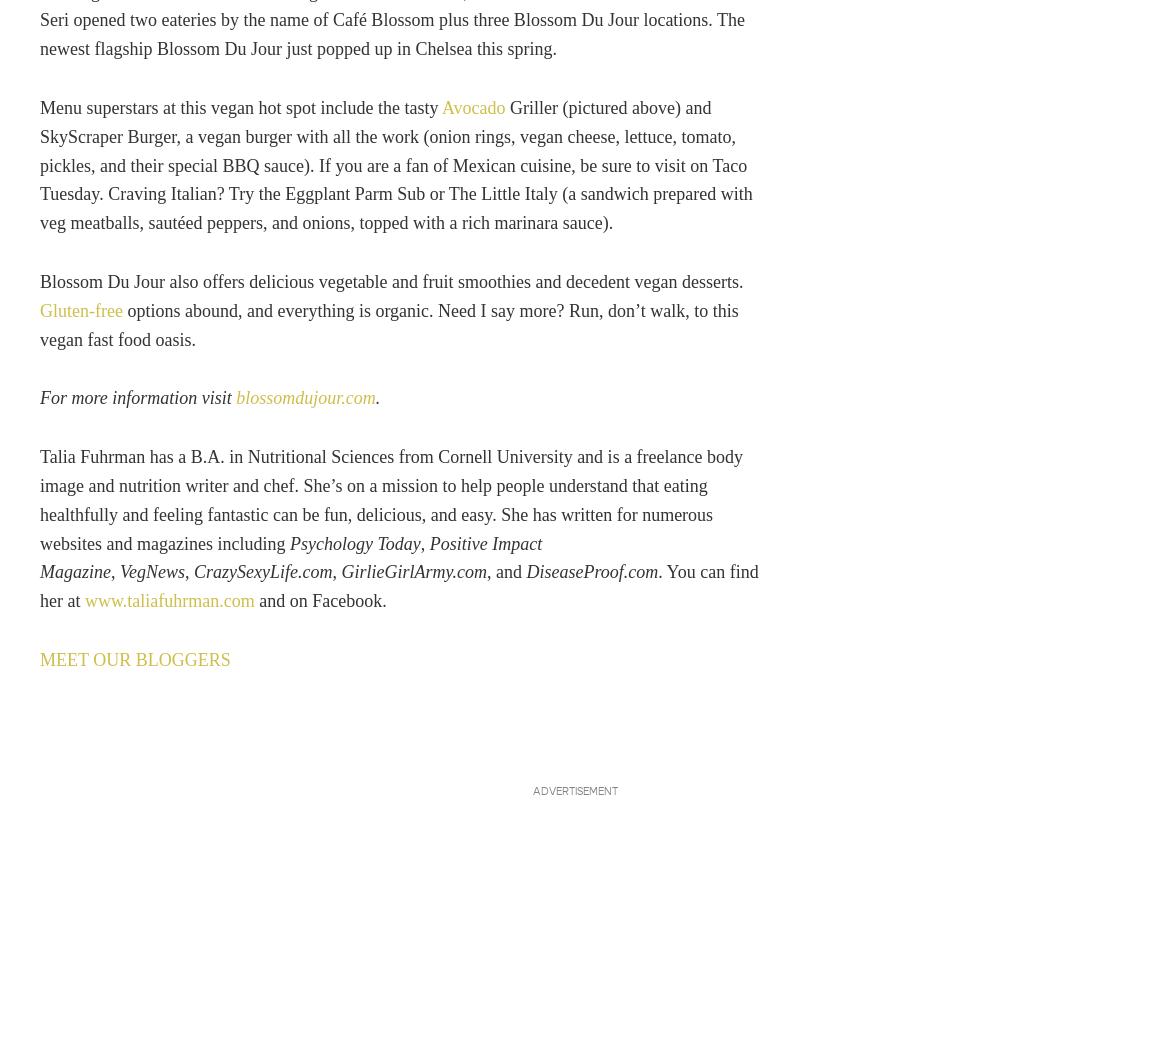 The width and height of the screenshot is (1150, 1046). Describe the element at coordinates (413, 570) in the screenshot. I see `'GirlieGirlArmy.com'` at that location.